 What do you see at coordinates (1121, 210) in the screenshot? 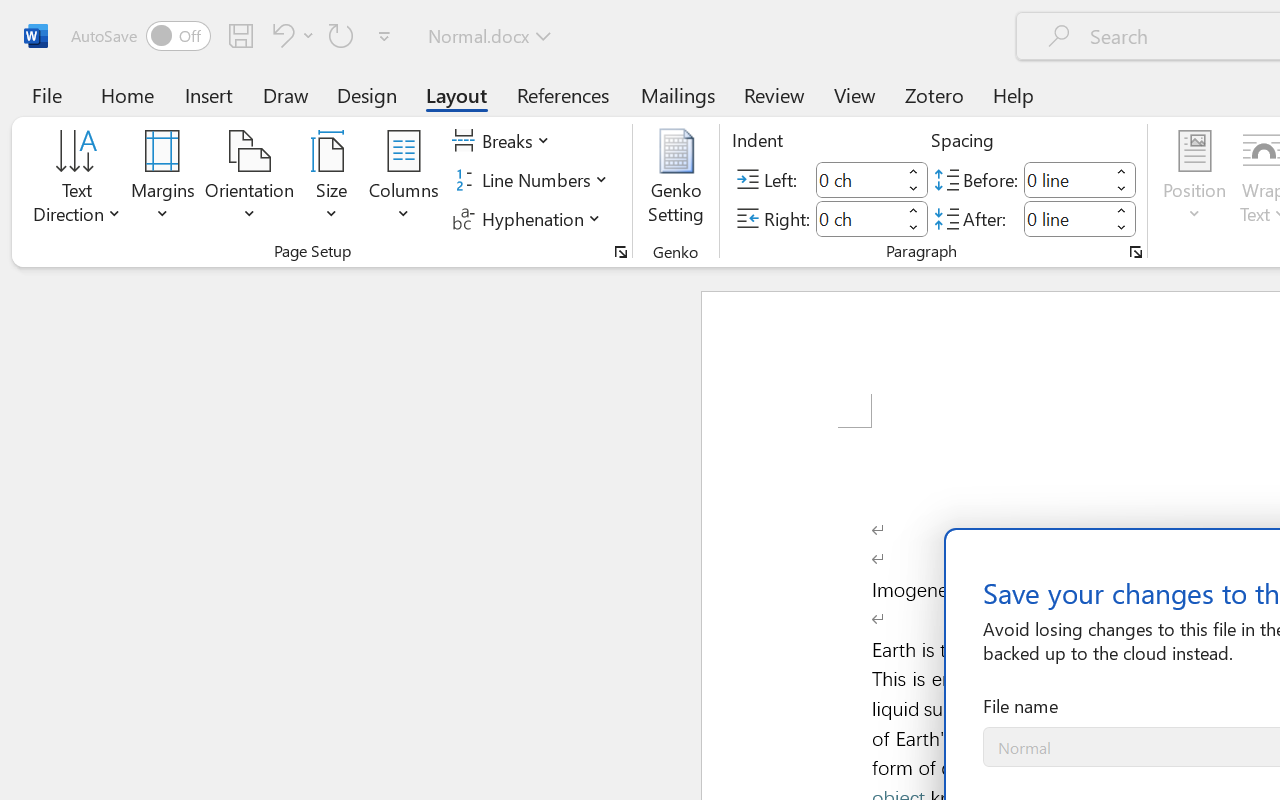
I see `'More'` at bounding box center [1121, 210].